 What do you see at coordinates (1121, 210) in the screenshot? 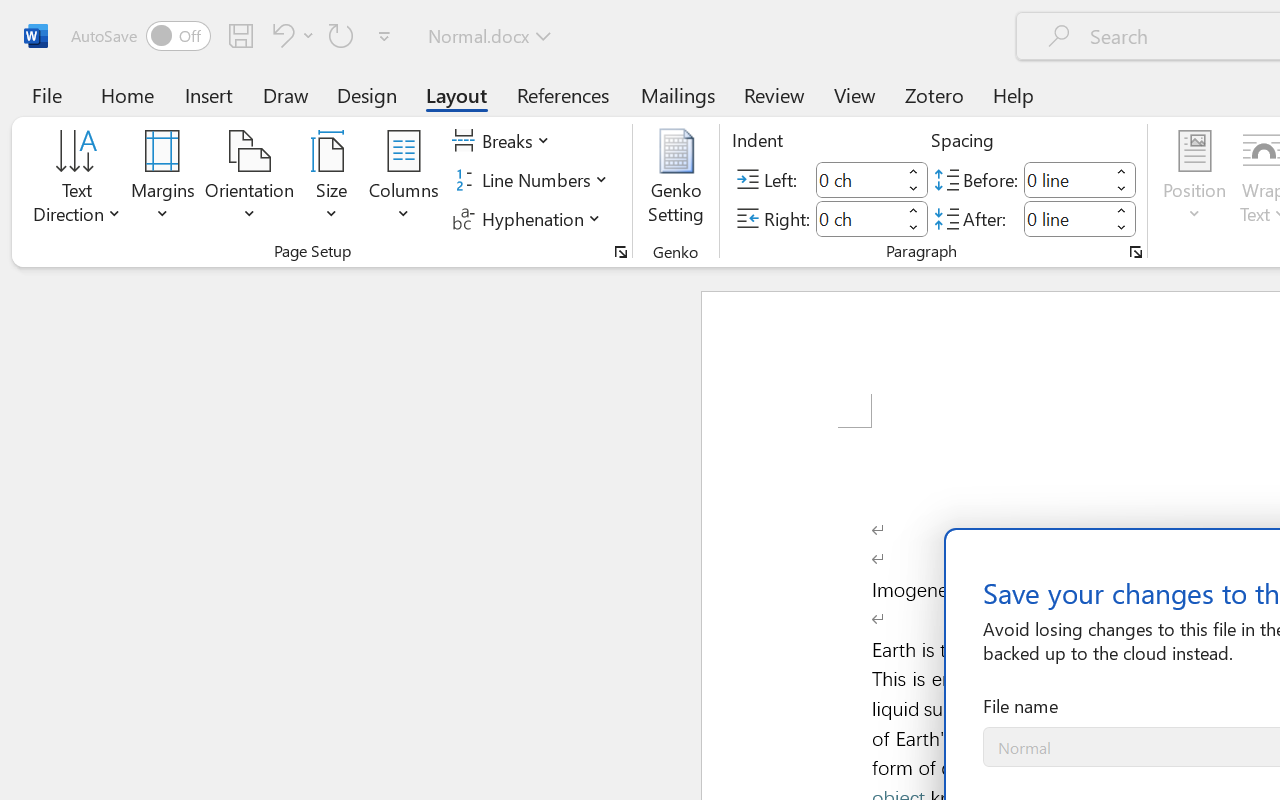
I see `'More'` at bounding box center [1121, 210].